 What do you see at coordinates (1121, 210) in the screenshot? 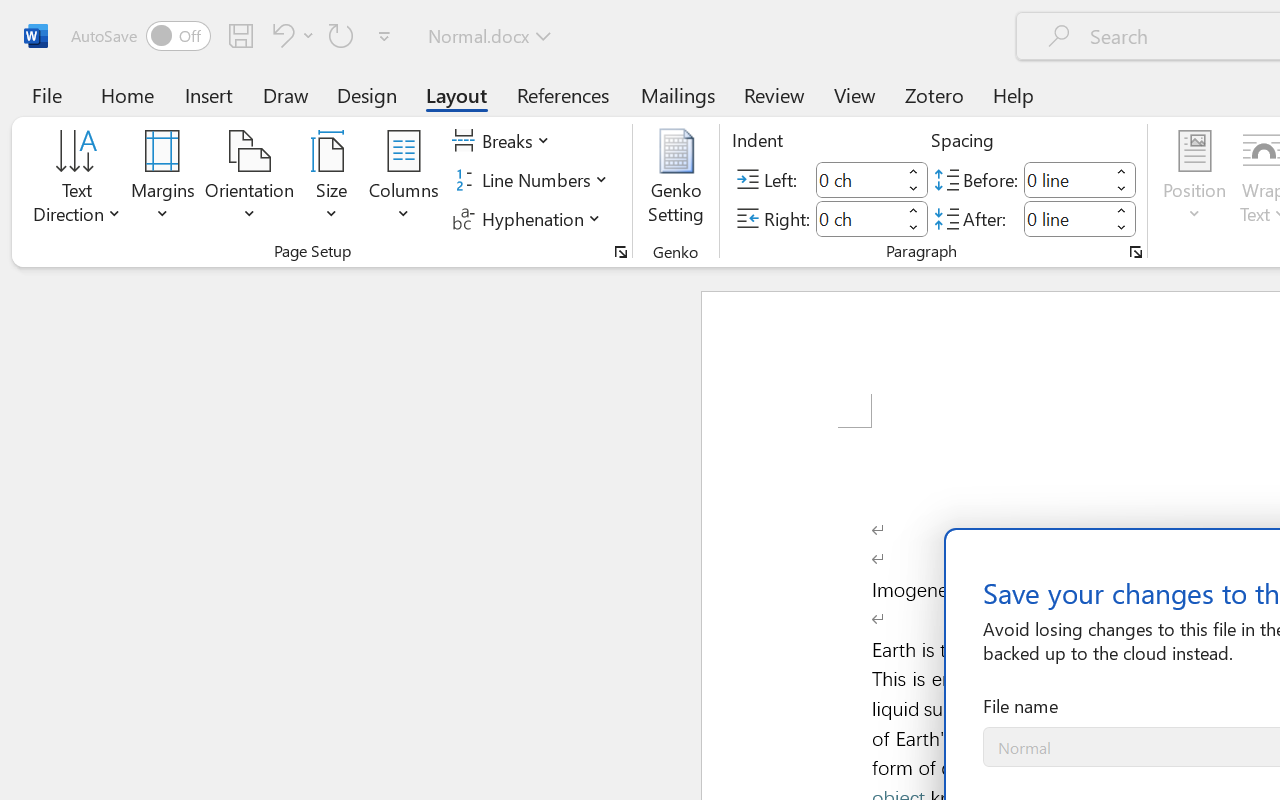
I see `'More'` at bounding box center [1121, 210].